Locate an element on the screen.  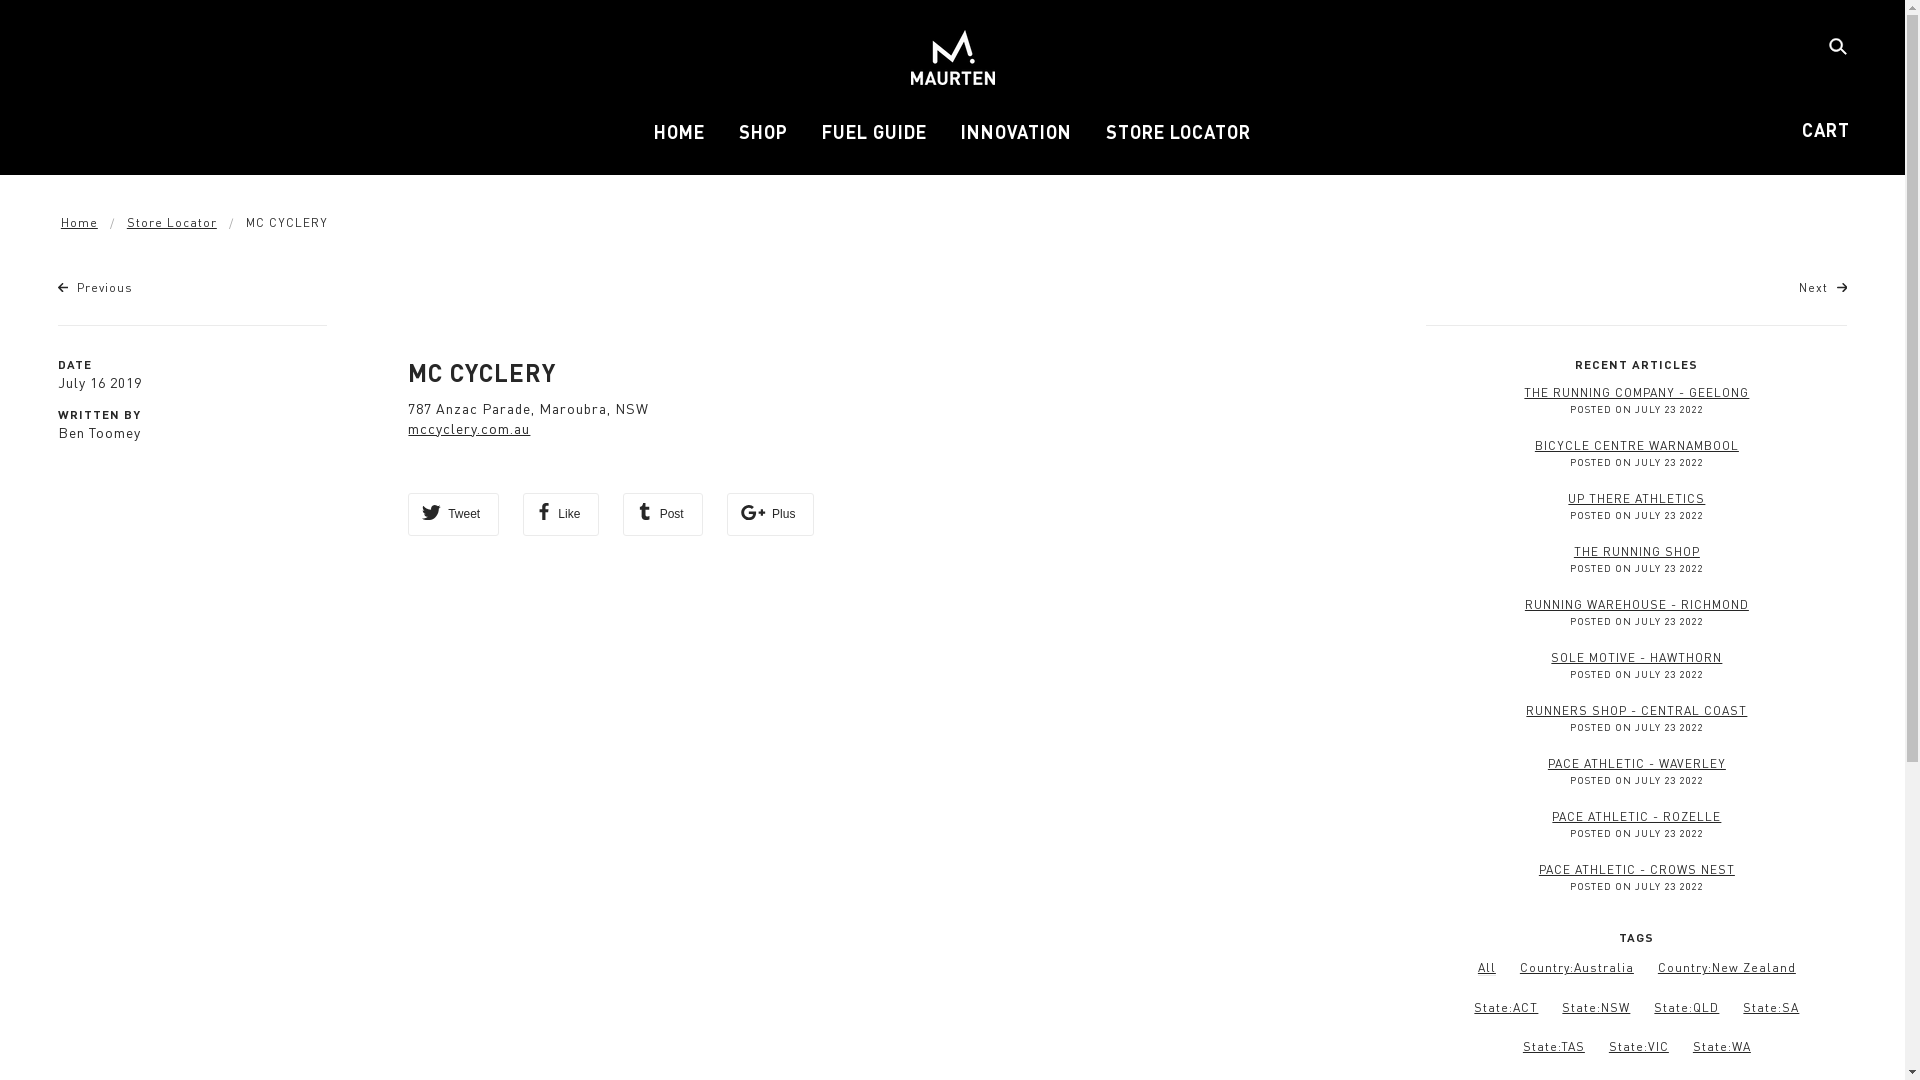
'Next' is located at coordinates (1823, 287).